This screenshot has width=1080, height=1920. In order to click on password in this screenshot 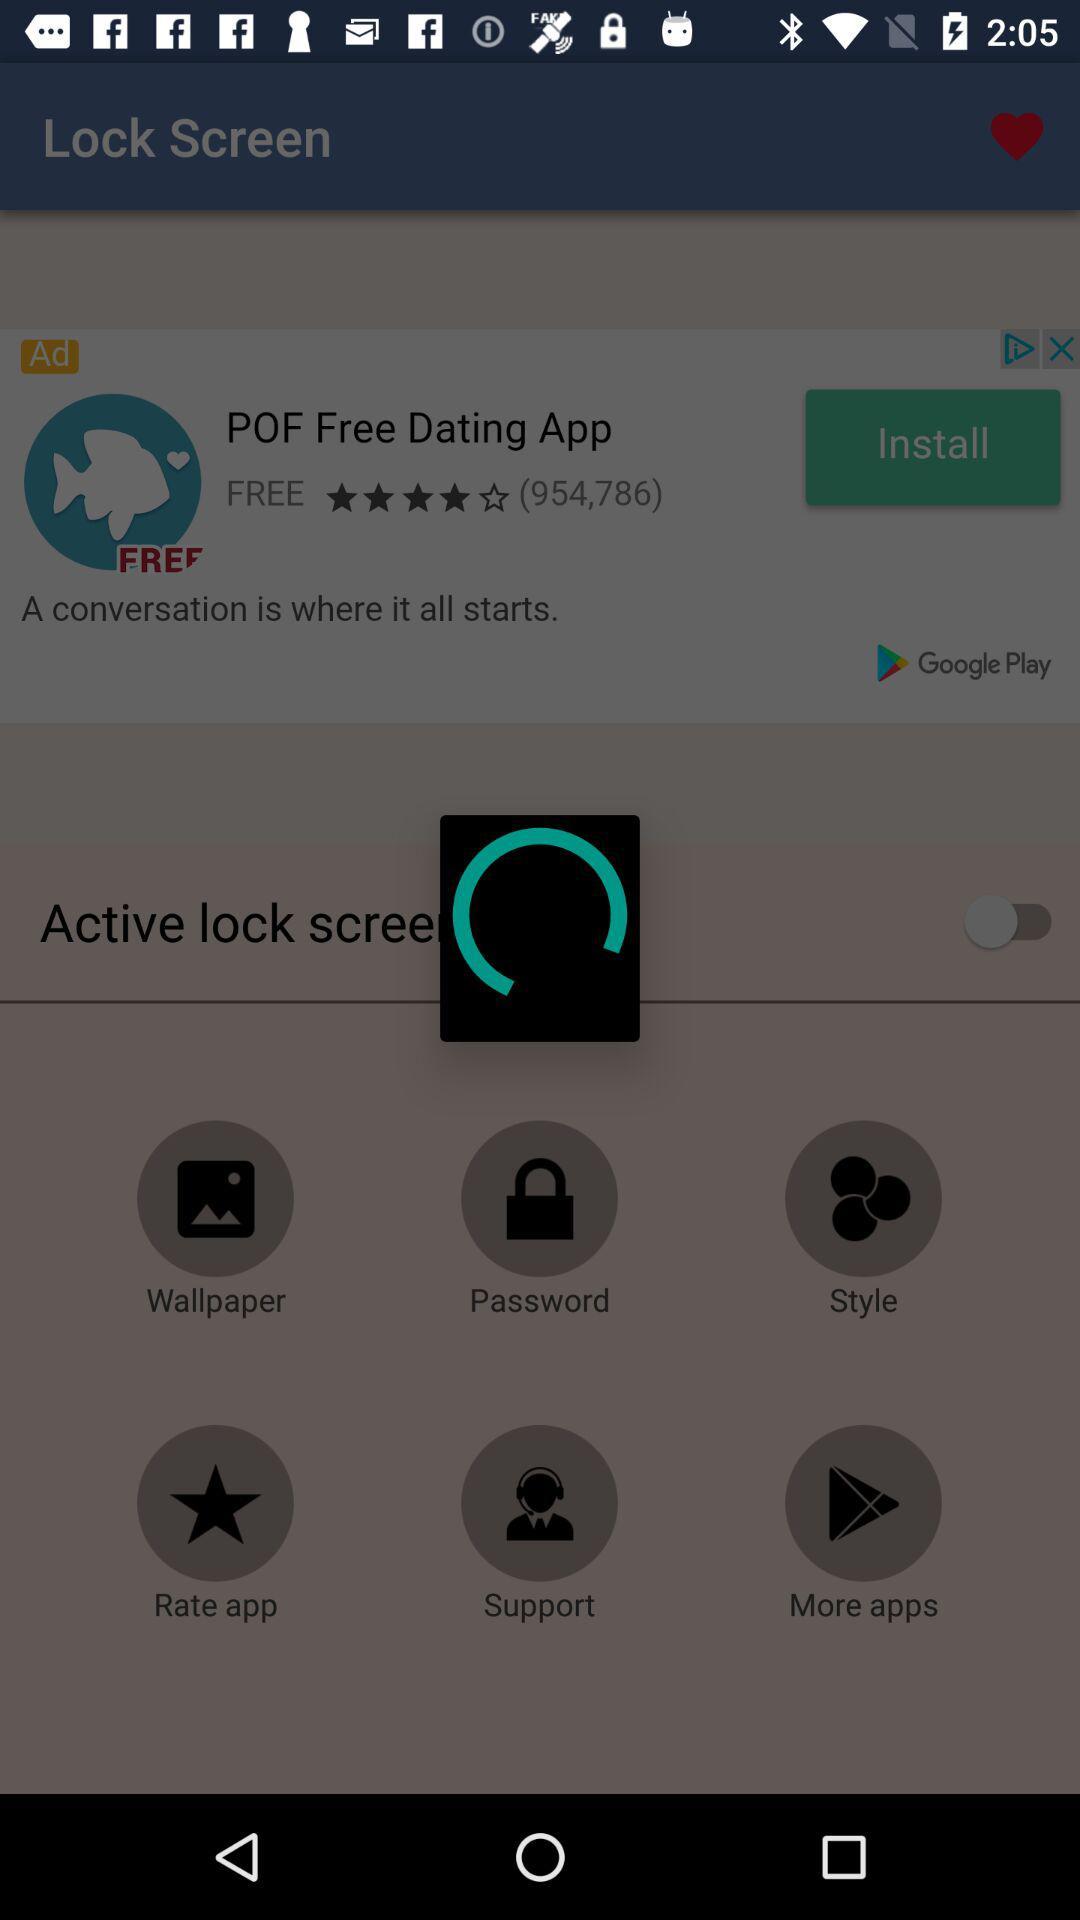, I will do `click(540, 1199)`.